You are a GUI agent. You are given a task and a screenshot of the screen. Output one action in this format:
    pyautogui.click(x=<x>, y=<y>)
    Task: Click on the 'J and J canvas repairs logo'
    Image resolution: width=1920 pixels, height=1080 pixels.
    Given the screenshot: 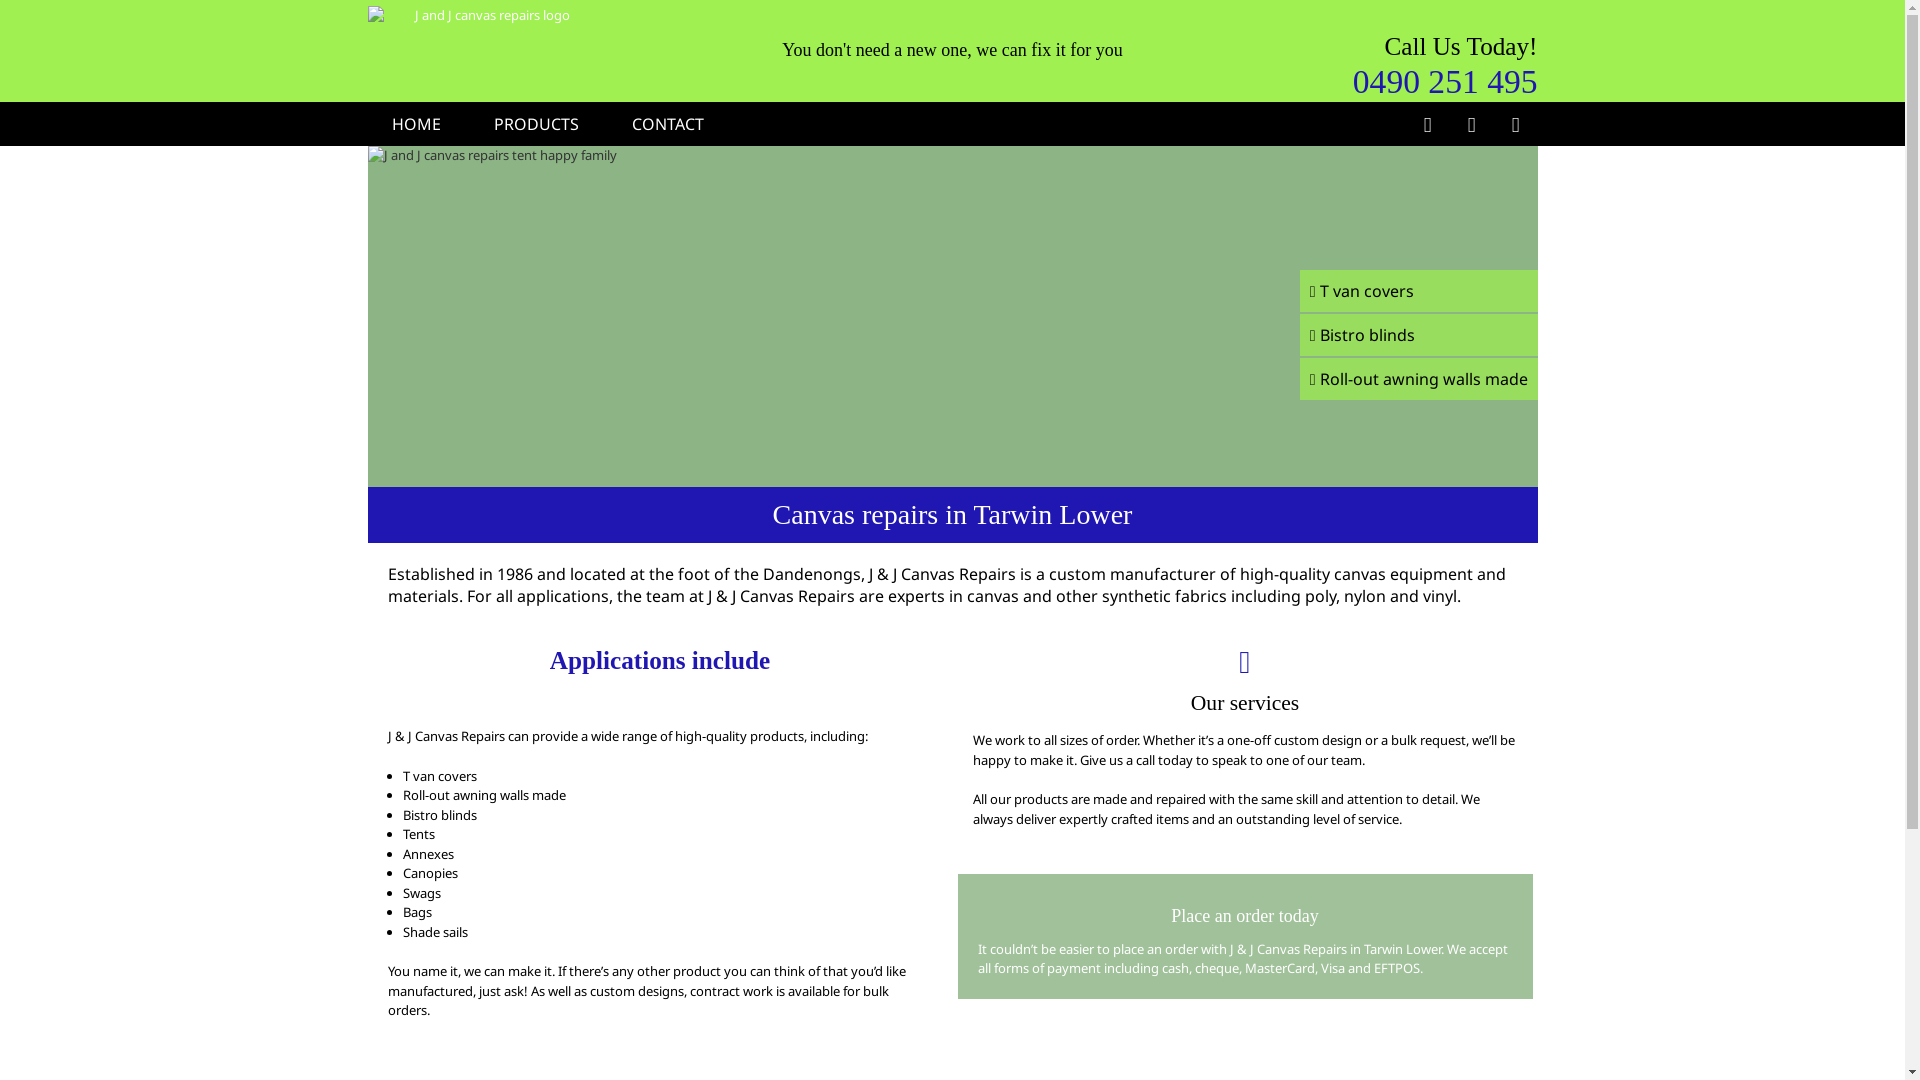 What is the action you would take?
    pyautogui.click(x=484, y=15)
    